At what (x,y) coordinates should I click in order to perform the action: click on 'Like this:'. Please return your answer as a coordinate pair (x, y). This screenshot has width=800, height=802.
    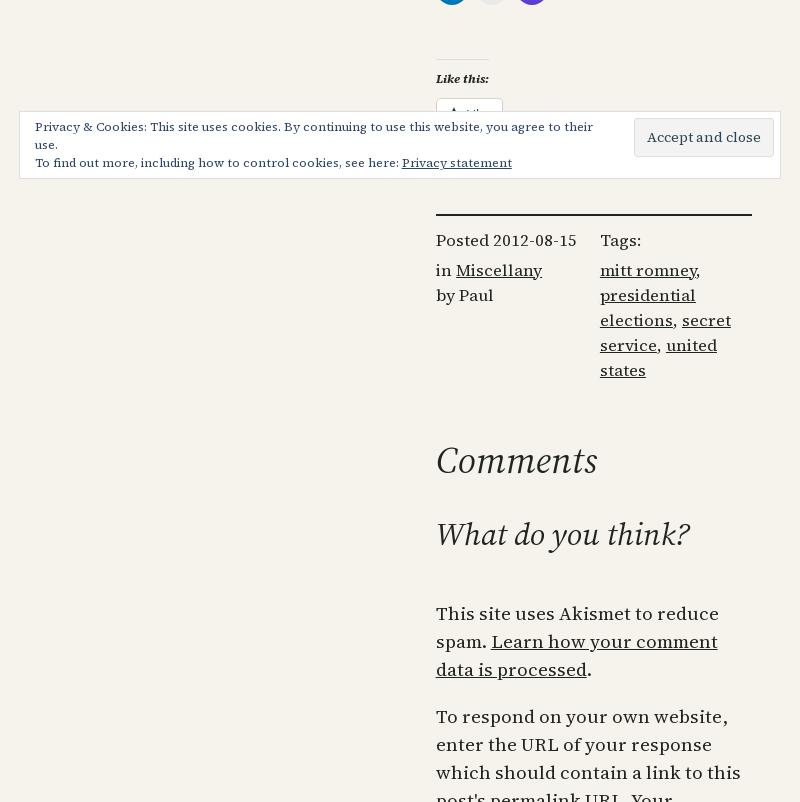
    Looking at the image, I should click on (460, 77).